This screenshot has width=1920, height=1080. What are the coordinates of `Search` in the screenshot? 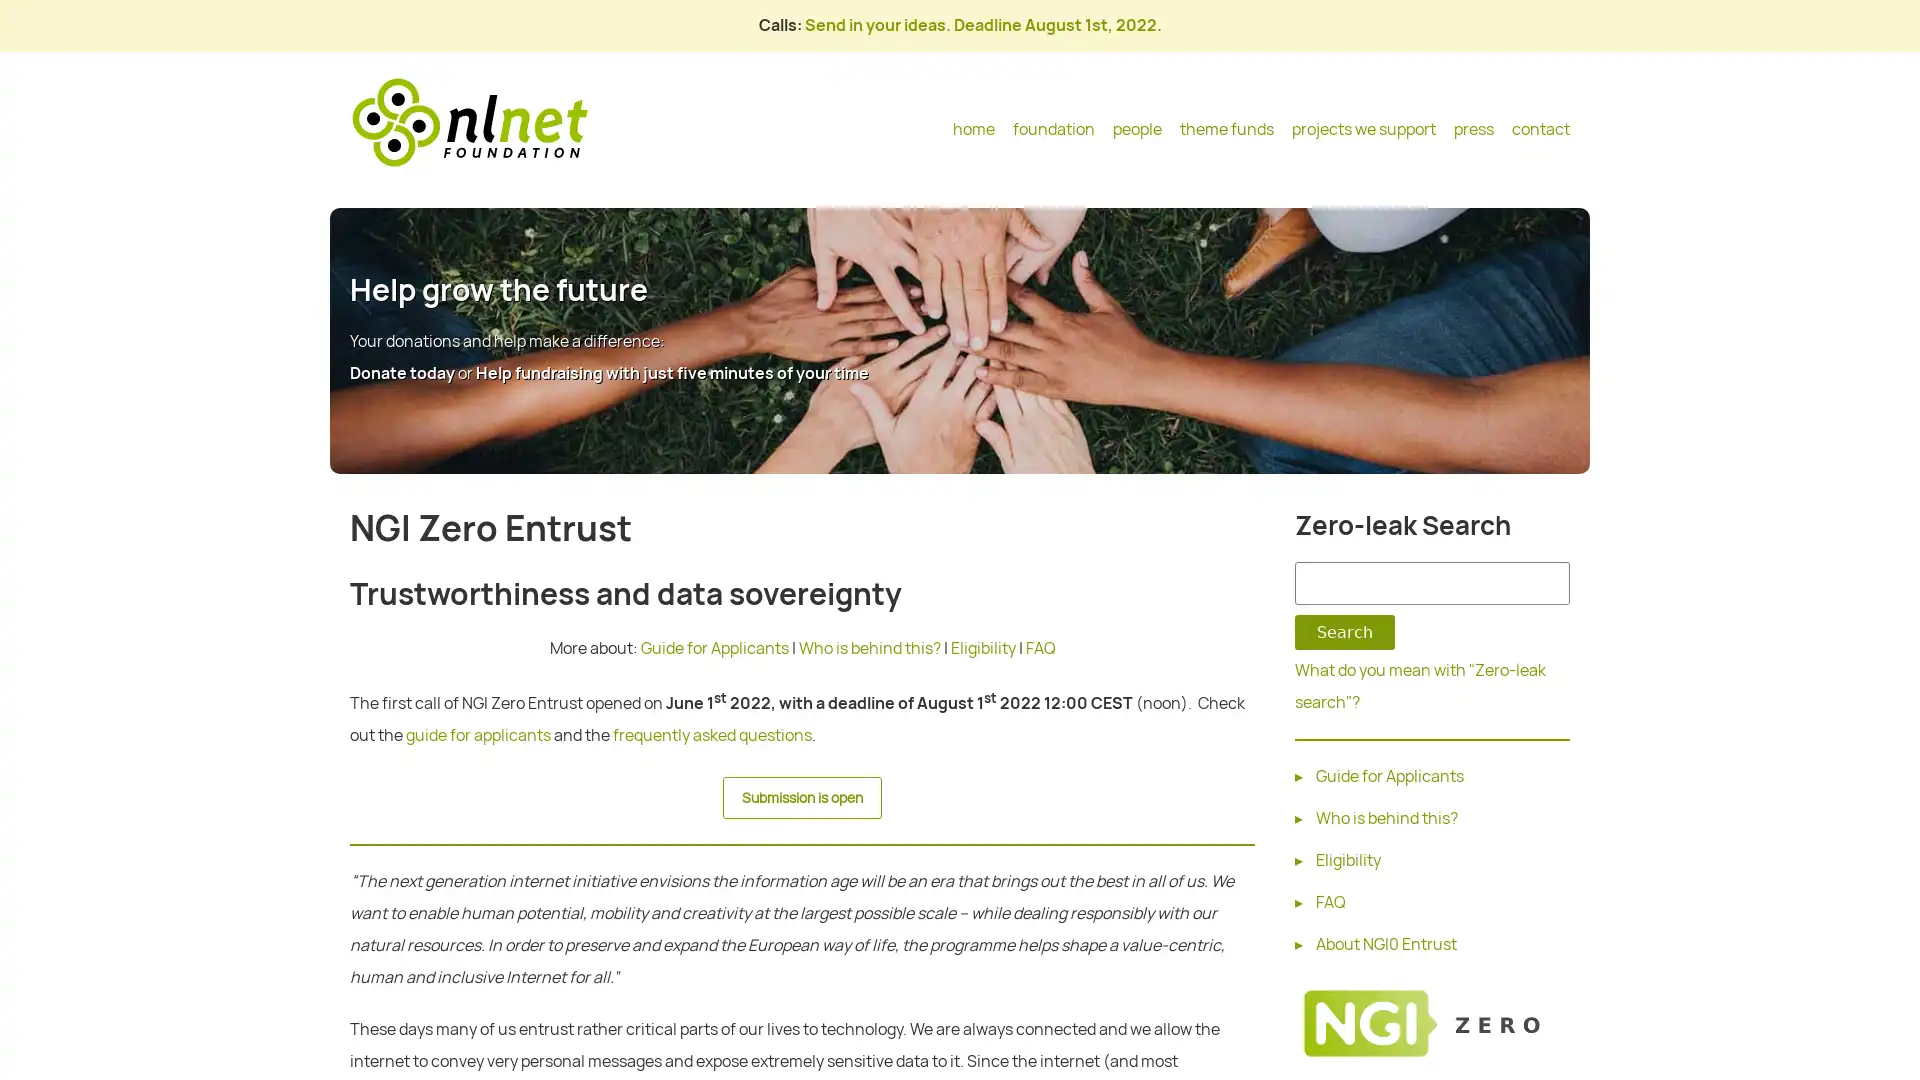 It's located at (1344, 632).